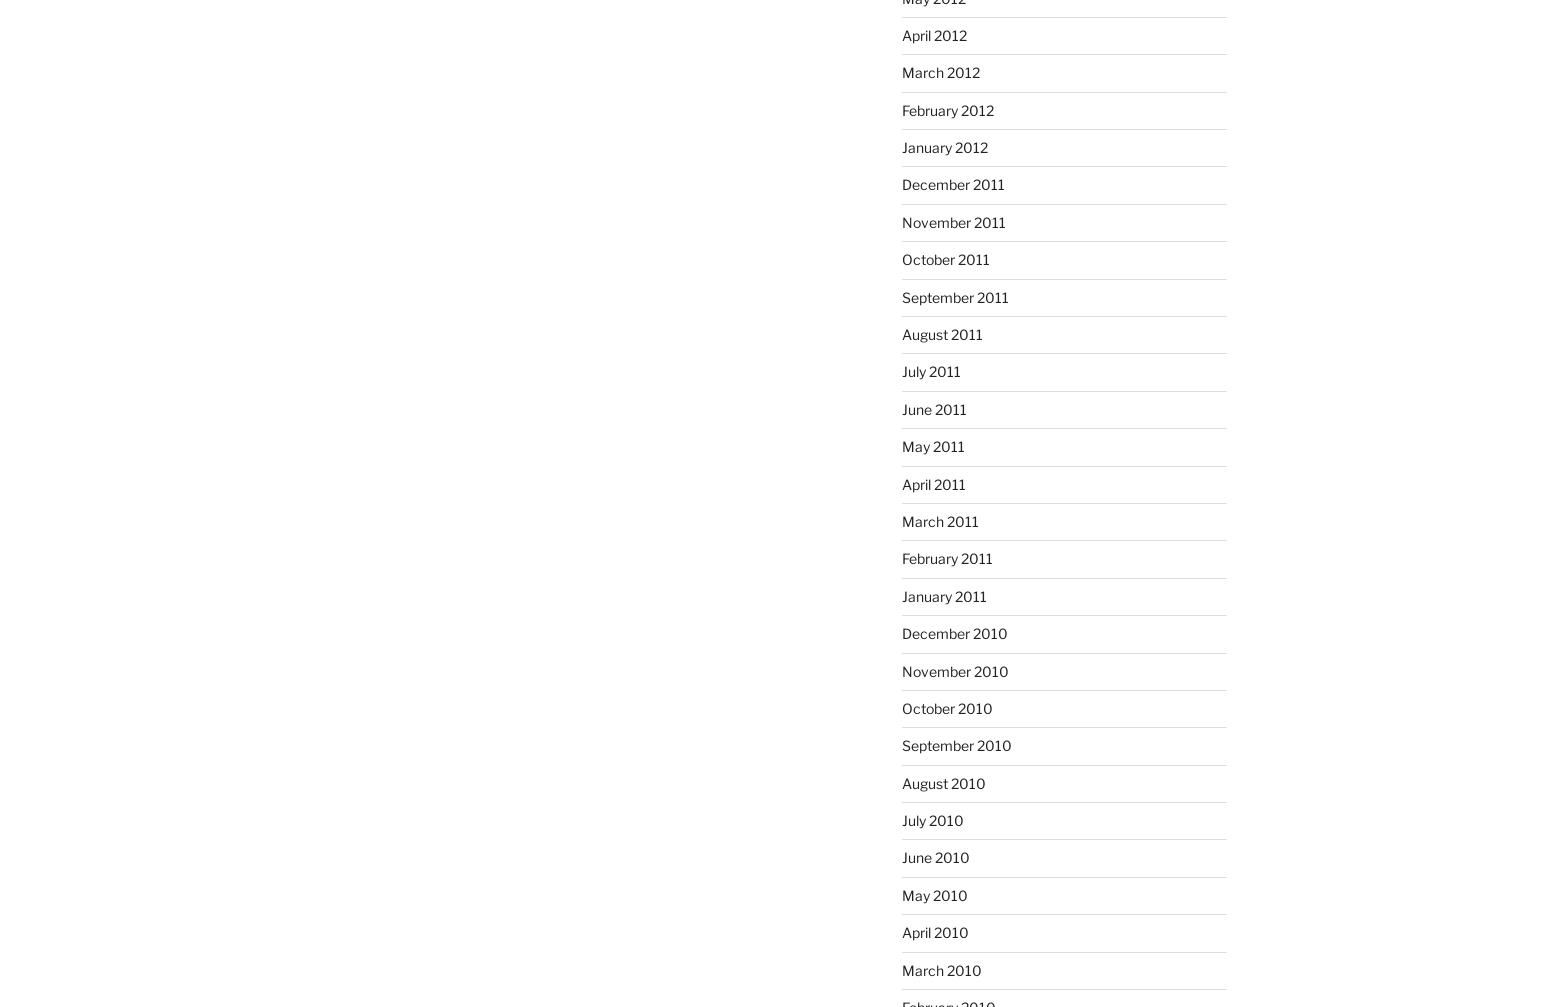 The image size is (1550, 1007). What do you see at coordinates (953, 296) in the screenshot?
I see `'September 2011'` at bounding box center [953, 296].